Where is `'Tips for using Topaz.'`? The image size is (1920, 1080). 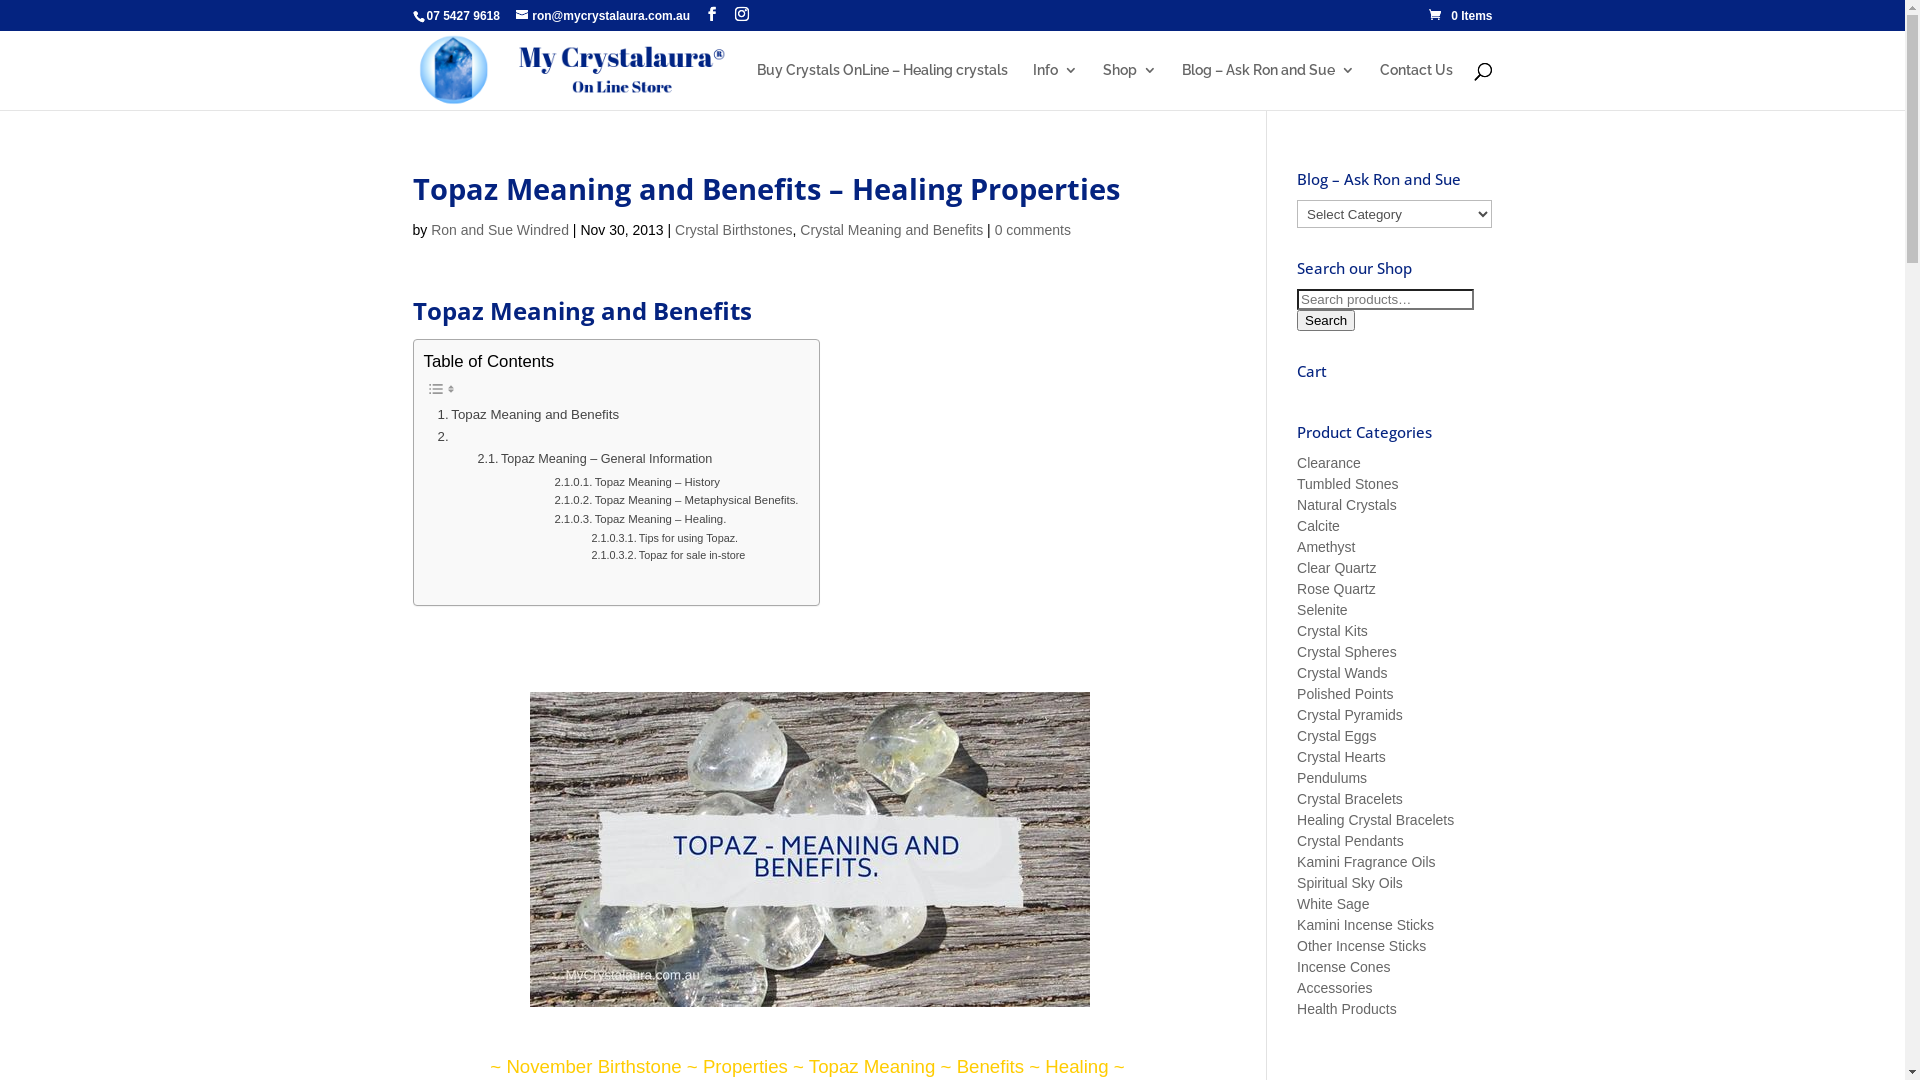 'Tips for using Topaz.' is located at coordinates (589, 537).